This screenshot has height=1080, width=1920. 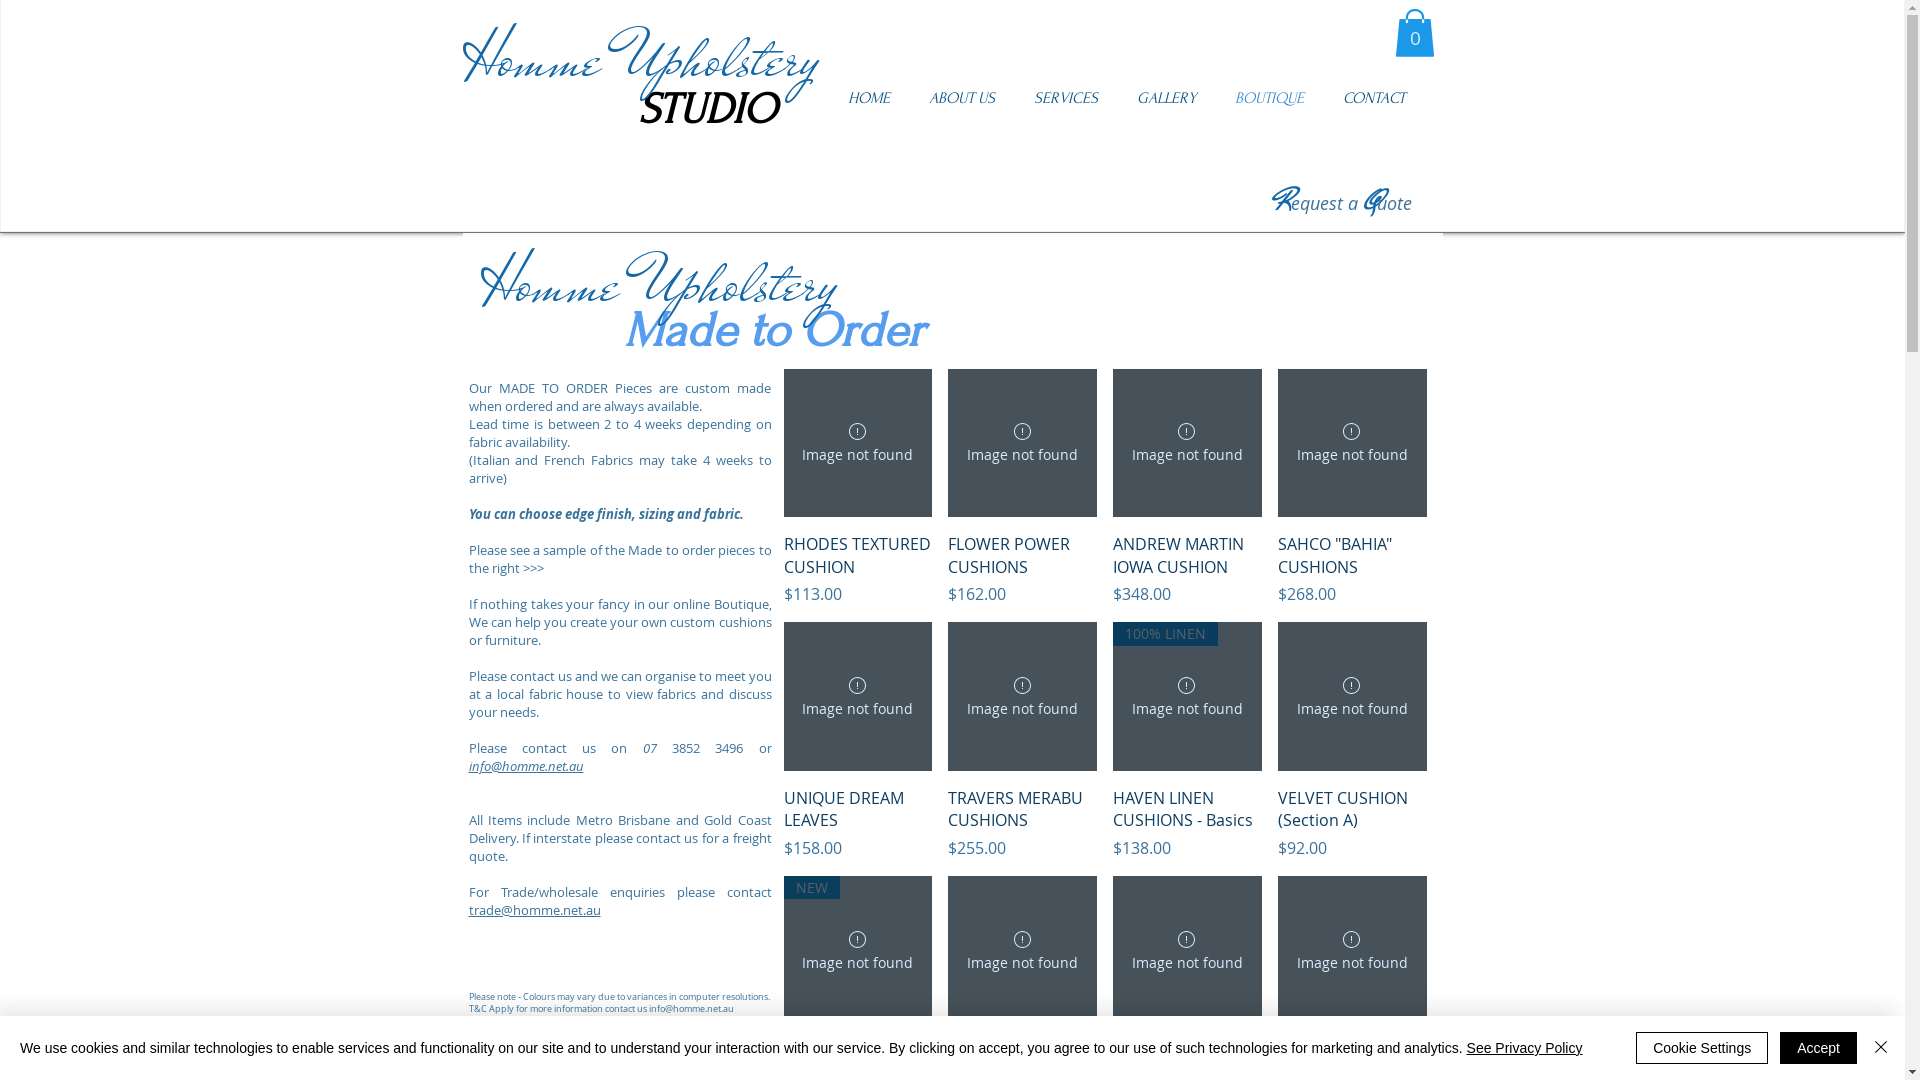 What do you see at coordinates (1022, 569) in the screenshot?
I see `'FLOWER POWER CUSHIONS` at bounding box center [1022, 569].